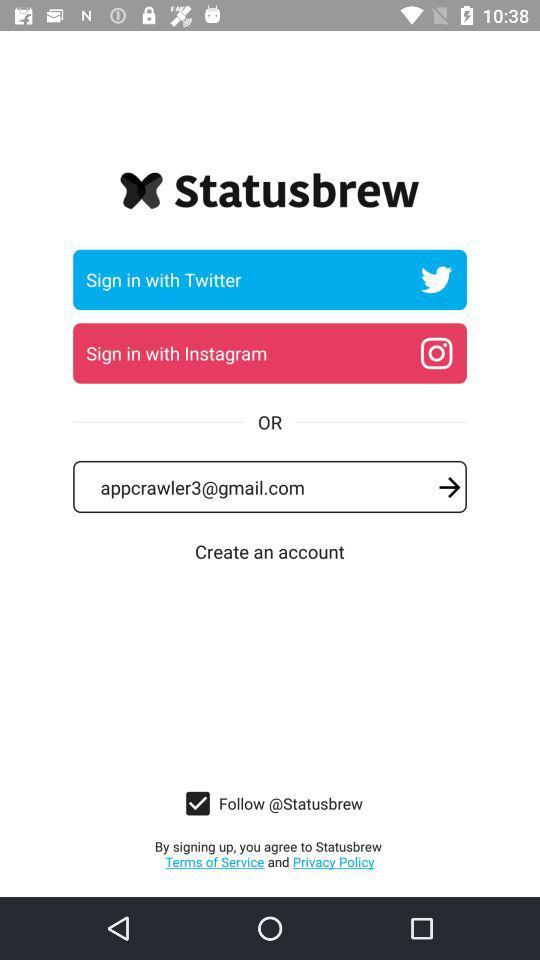  I want to click on the arrow_forward icon, so click(449, 486).